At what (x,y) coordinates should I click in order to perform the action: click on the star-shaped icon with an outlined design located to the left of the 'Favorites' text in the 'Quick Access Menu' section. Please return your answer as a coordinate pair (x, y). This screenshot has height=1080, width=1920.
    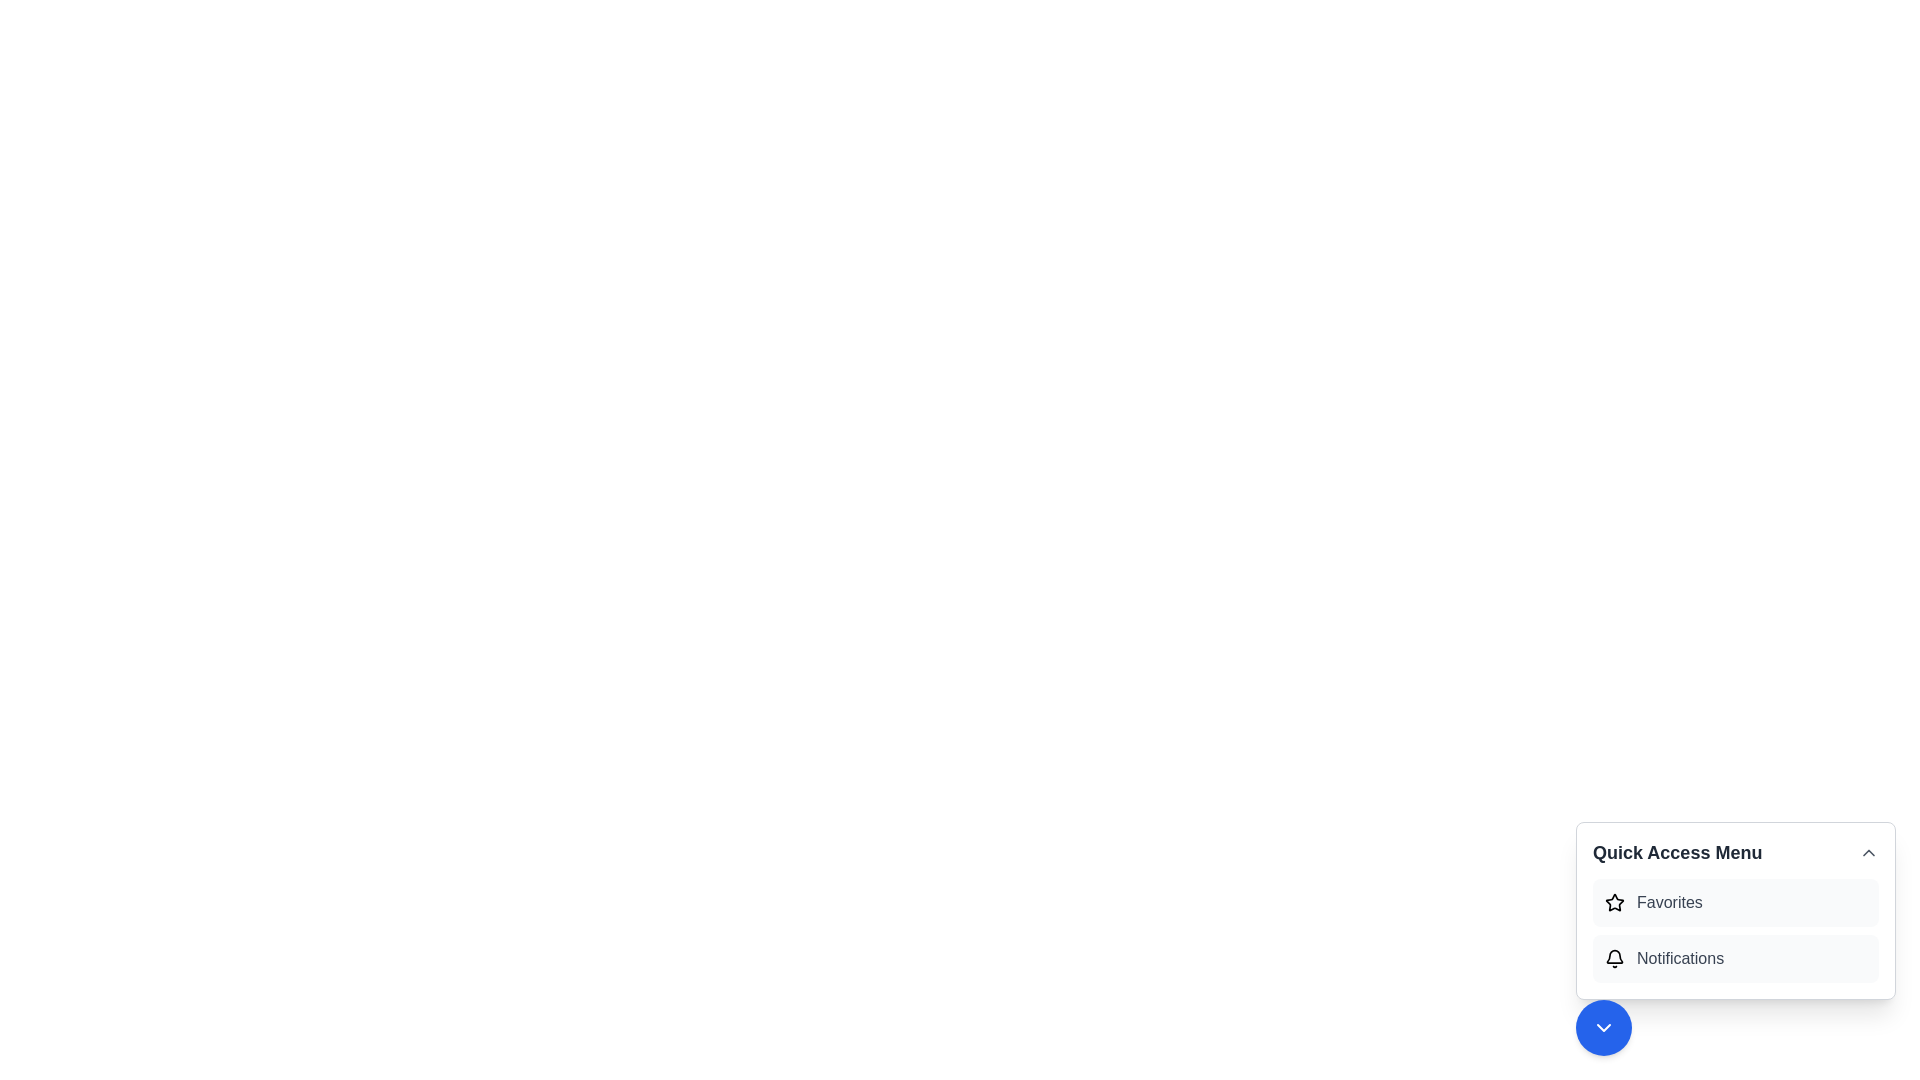
    Looking at the image, I should click on (1614, 902).